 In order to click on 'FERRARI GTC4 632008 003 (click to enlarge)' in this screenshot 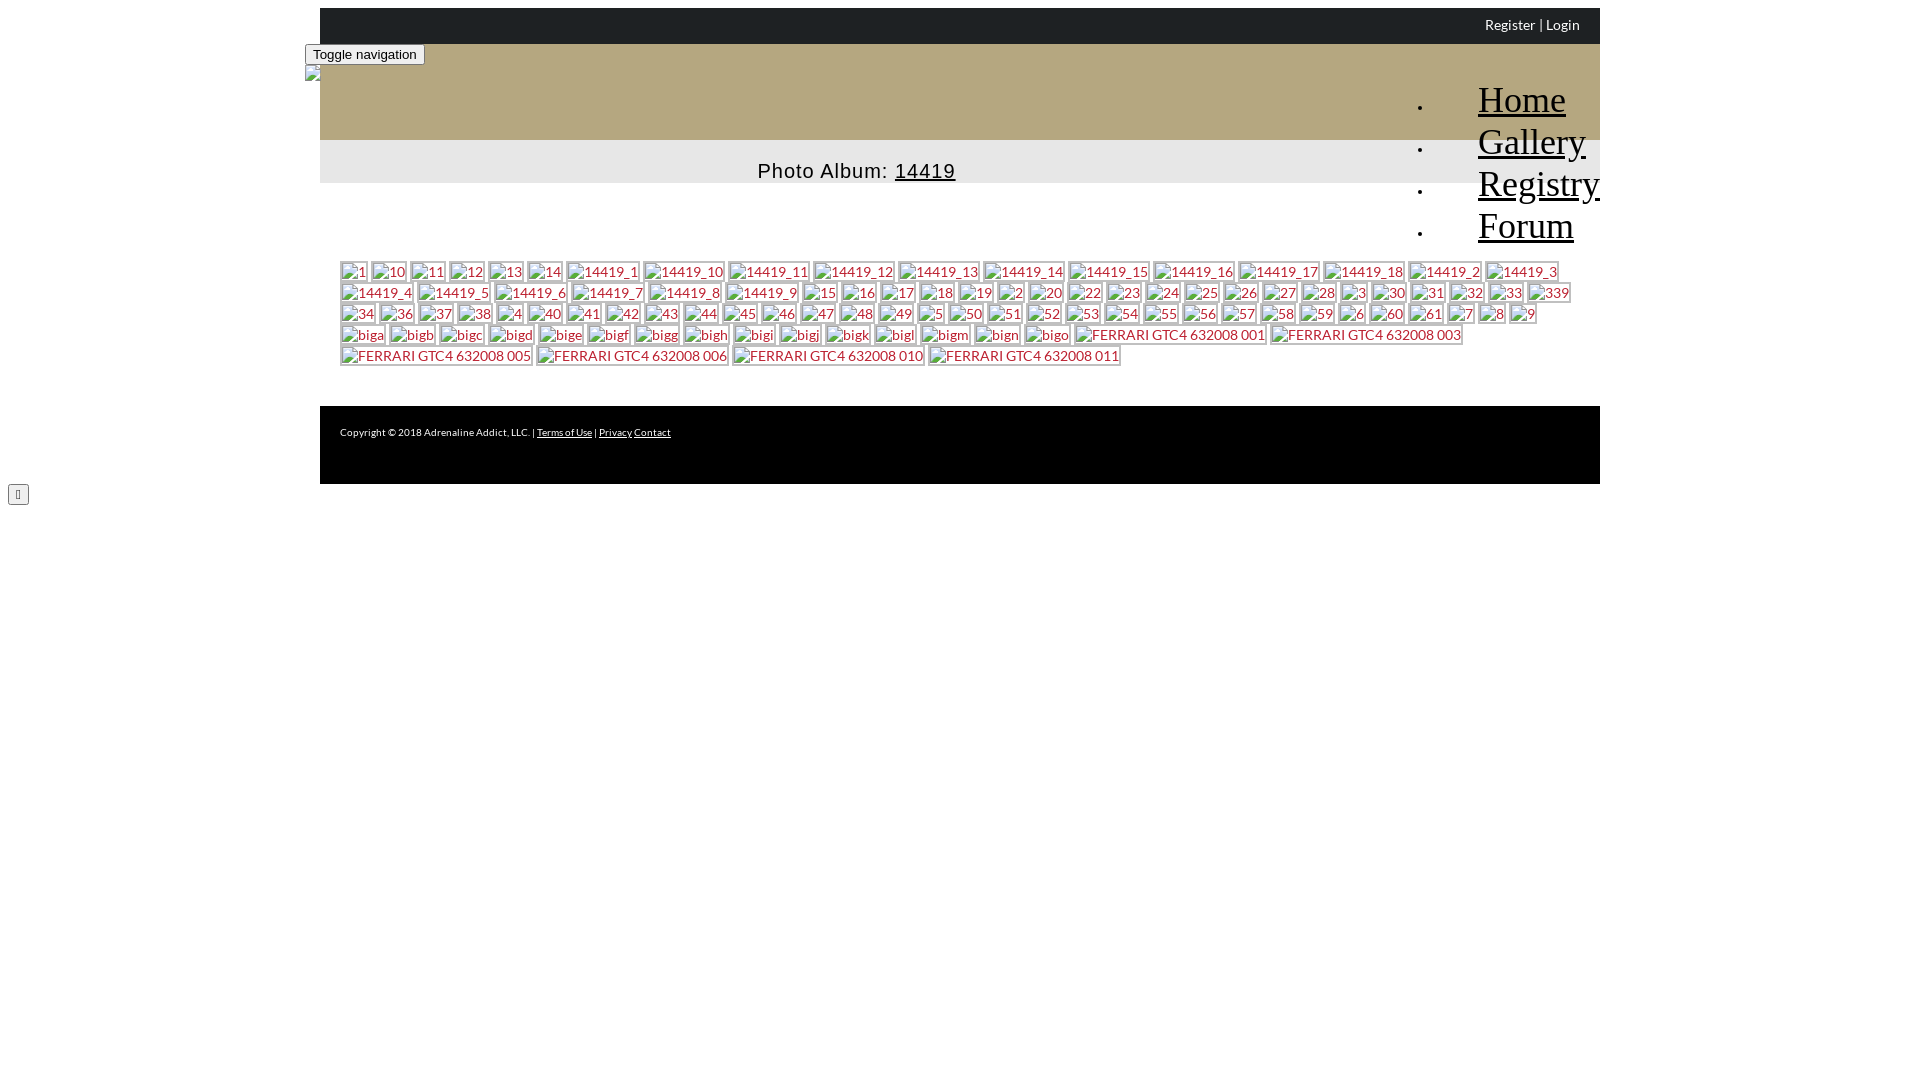, I will do `click(1269, 333)`.